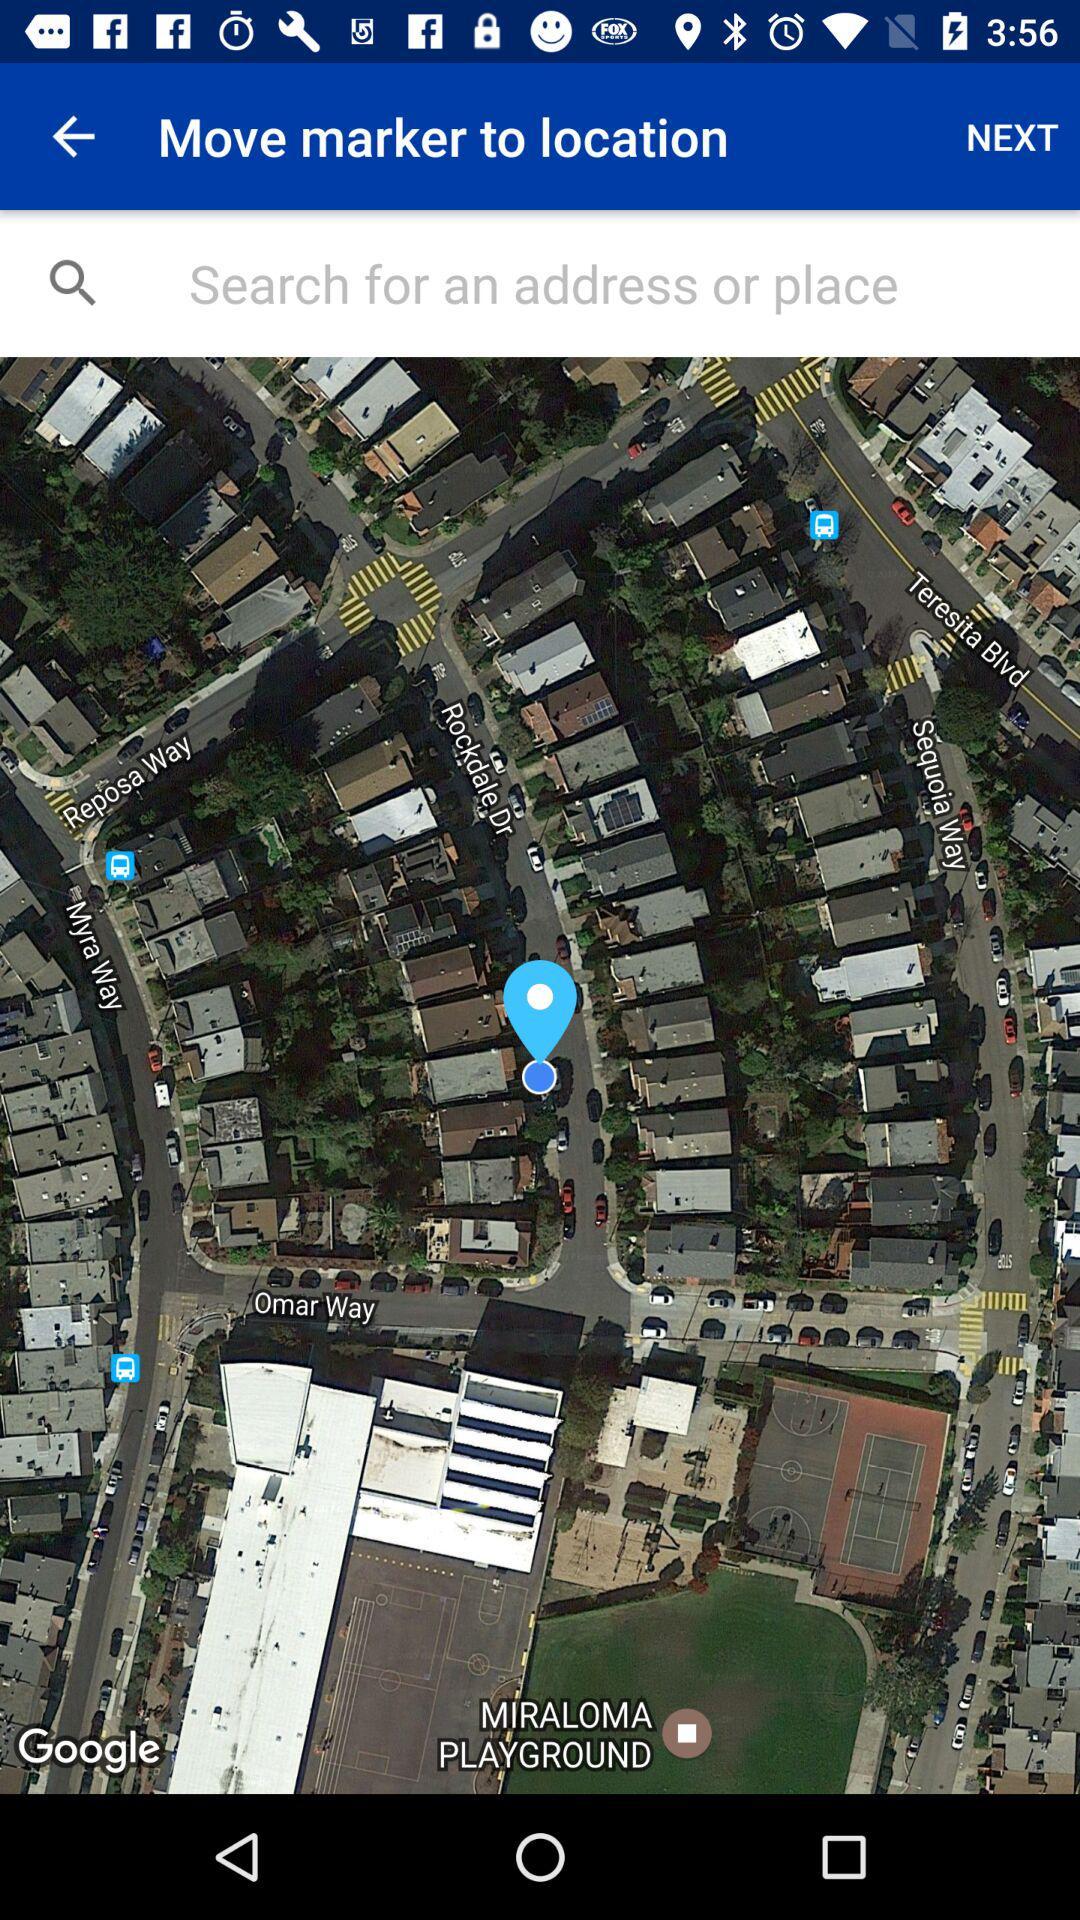 This screenshot has width=1080, height=1920. I want to click on next, so click(1012, 135).